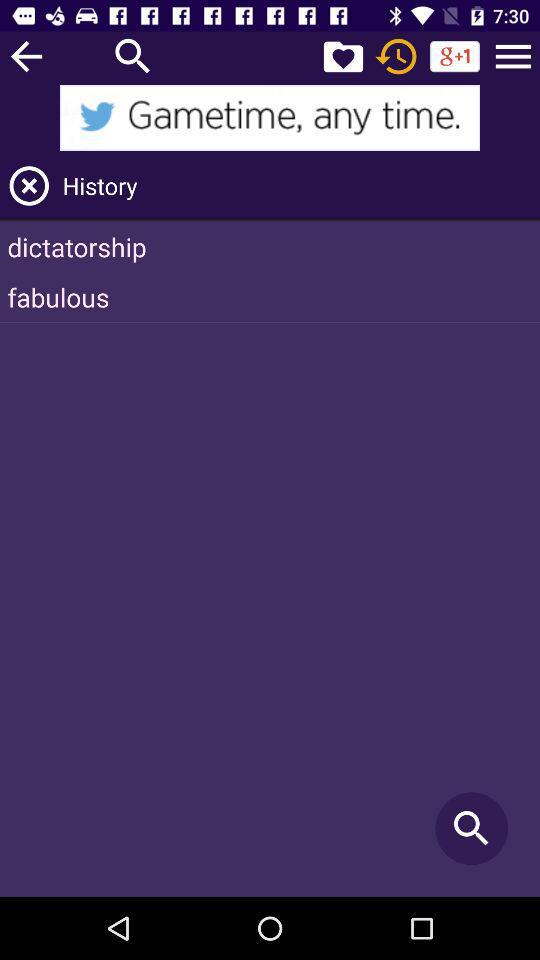 This screenshot has width=540, height=960. I want to click on the close icon, so click(28, 185).